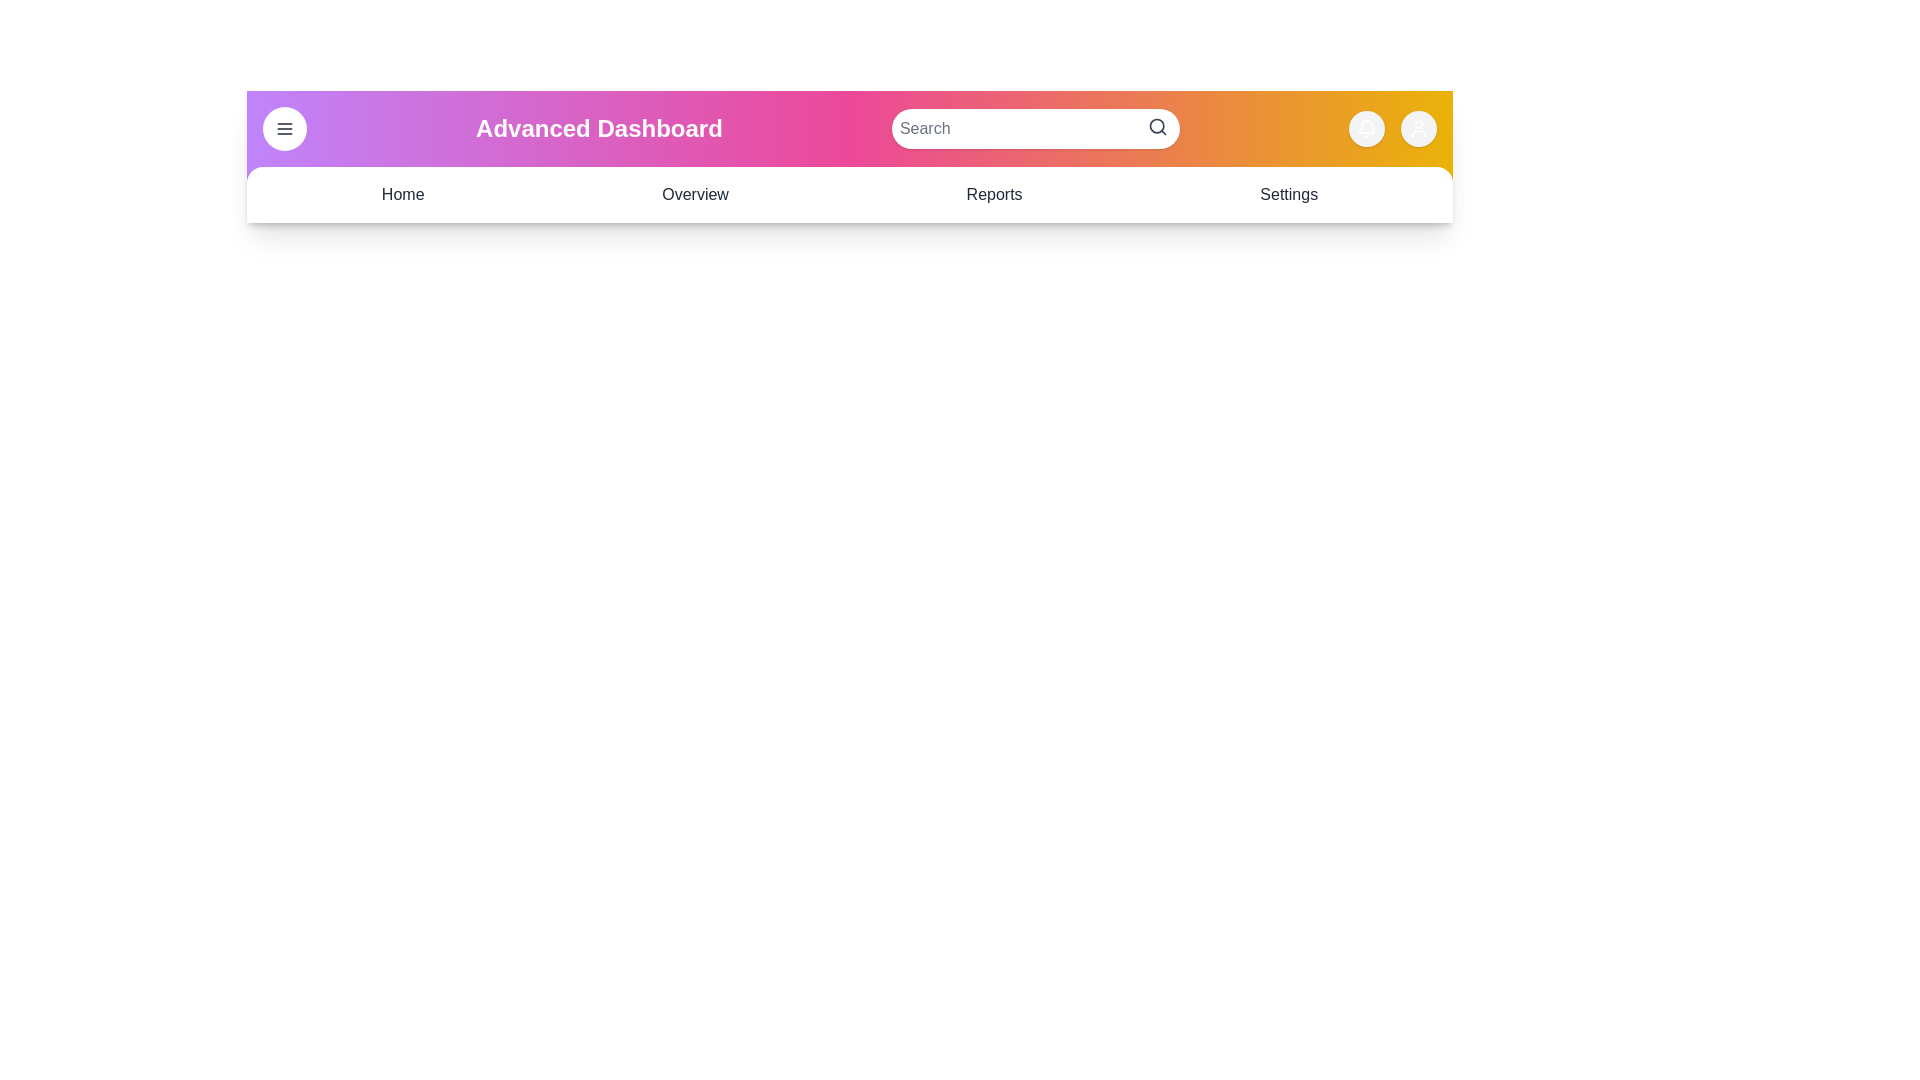 Image resolution: width=1920 pixels, height=1080 pixels. Describe the element at coordinates (1289, 195) in the screenshot. I see `the navigation link Settings` at that location.